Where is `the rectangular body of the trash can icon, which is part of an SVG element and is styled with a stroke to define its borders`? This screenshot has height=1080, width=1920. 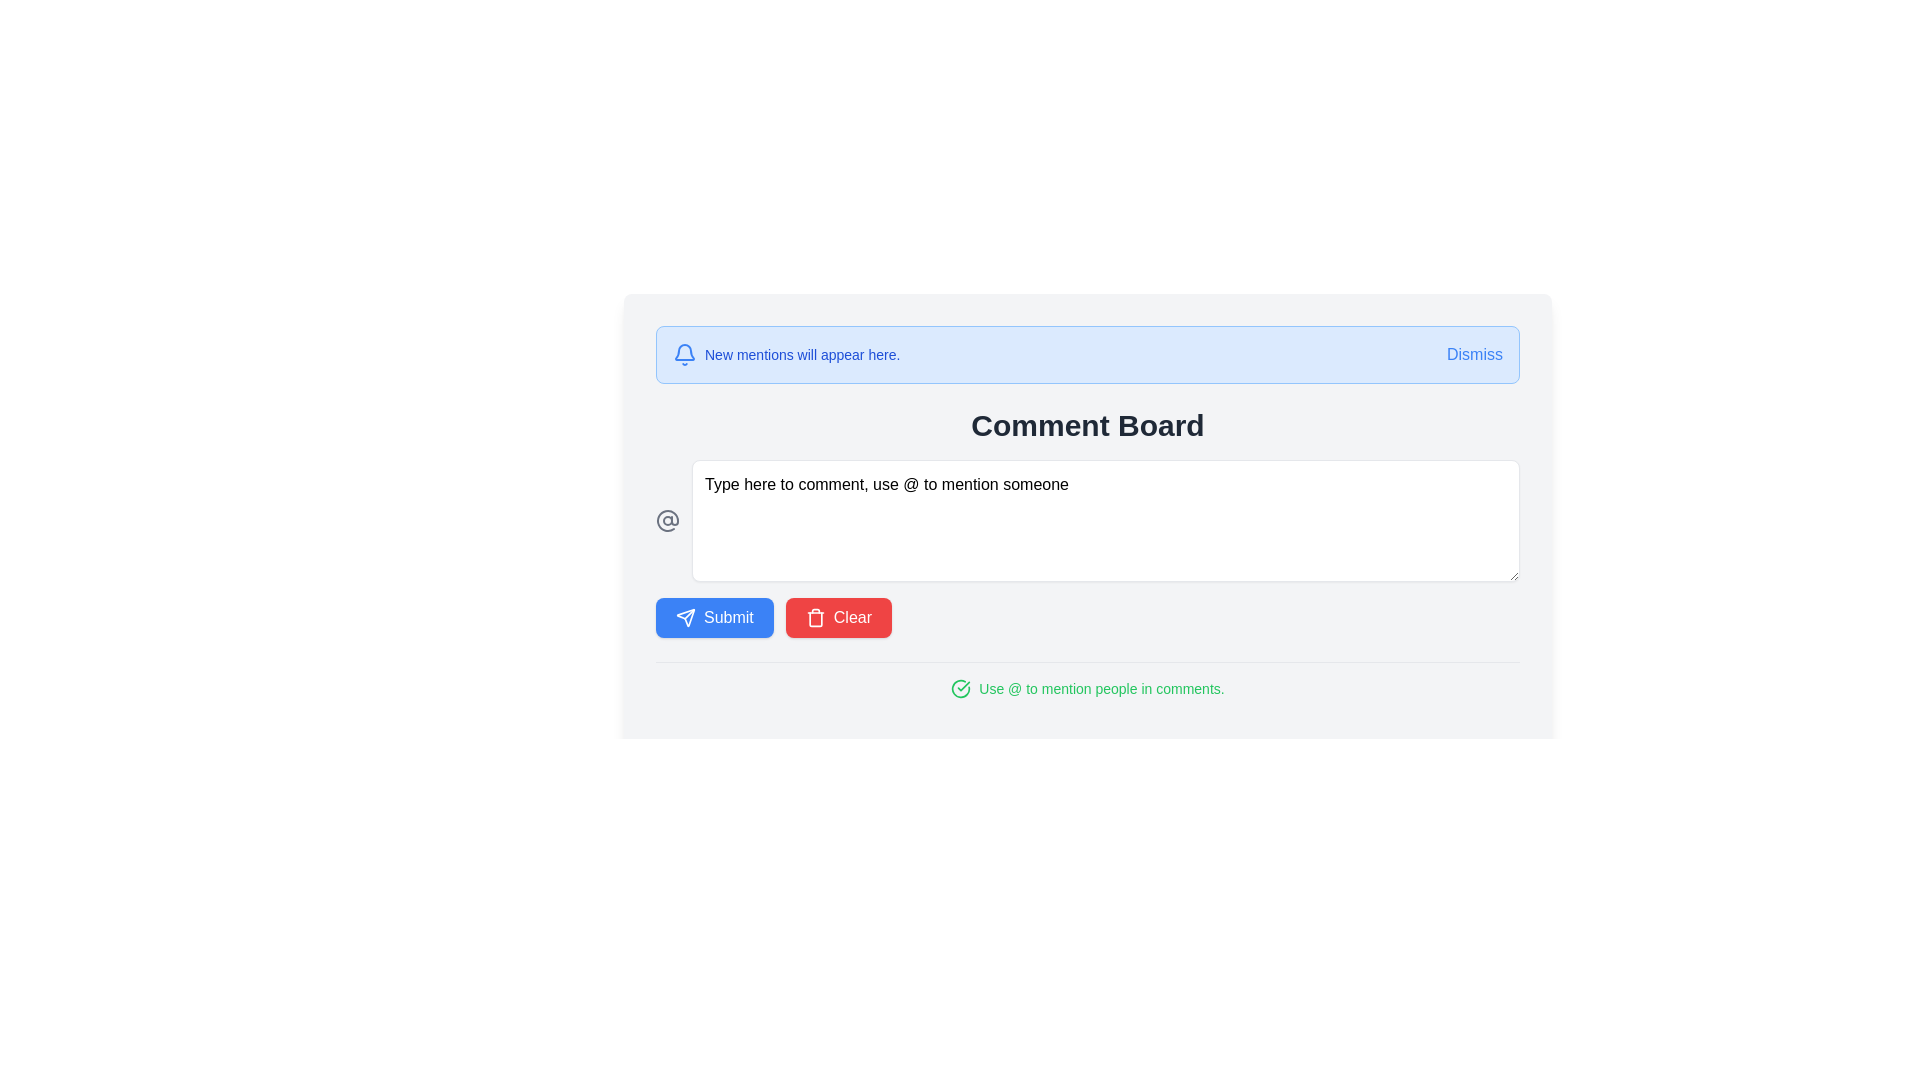 the rectangular body of the trash can icon, which is part of an SVG element and is styled with a stroke to define its borders is located at coordinates (815, 618).